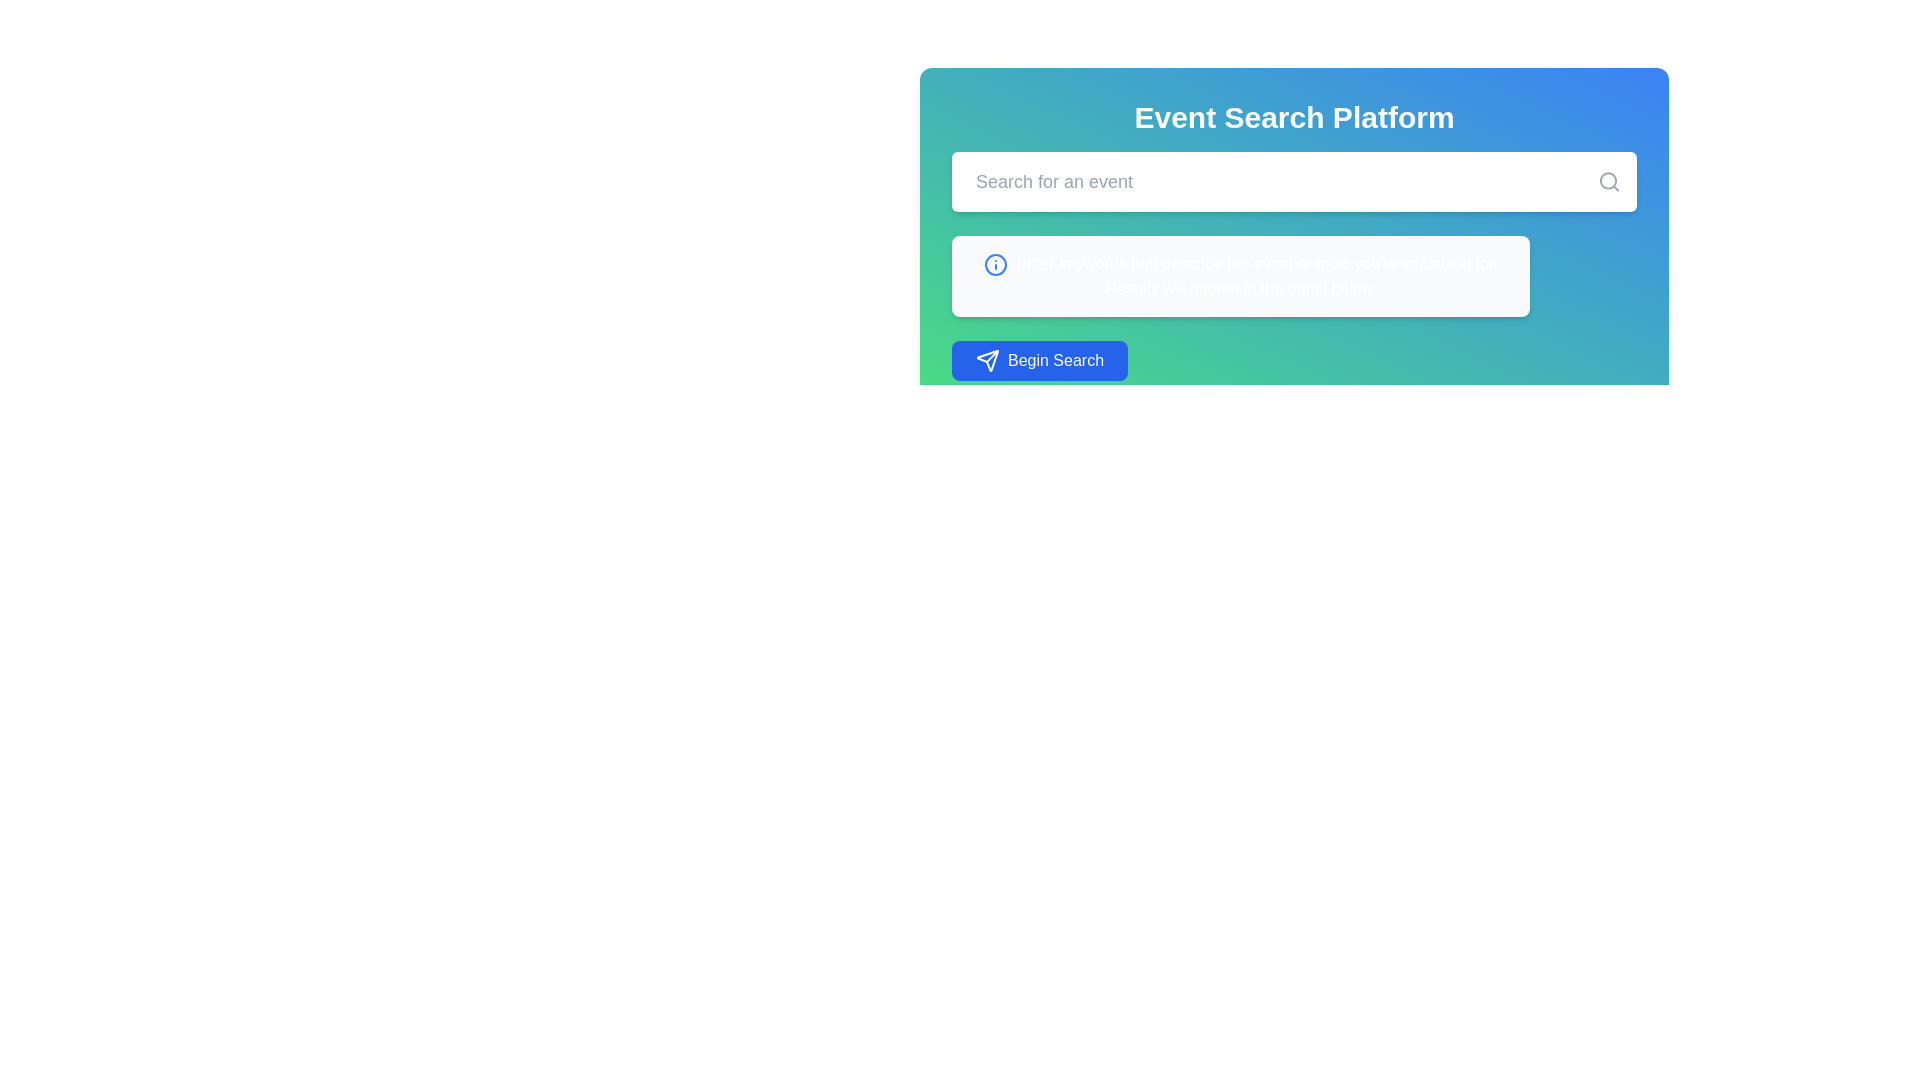  Describe the element at coordinates (1040, 358) in the screenshot. I see `the 'Begin Search' button` at that location.